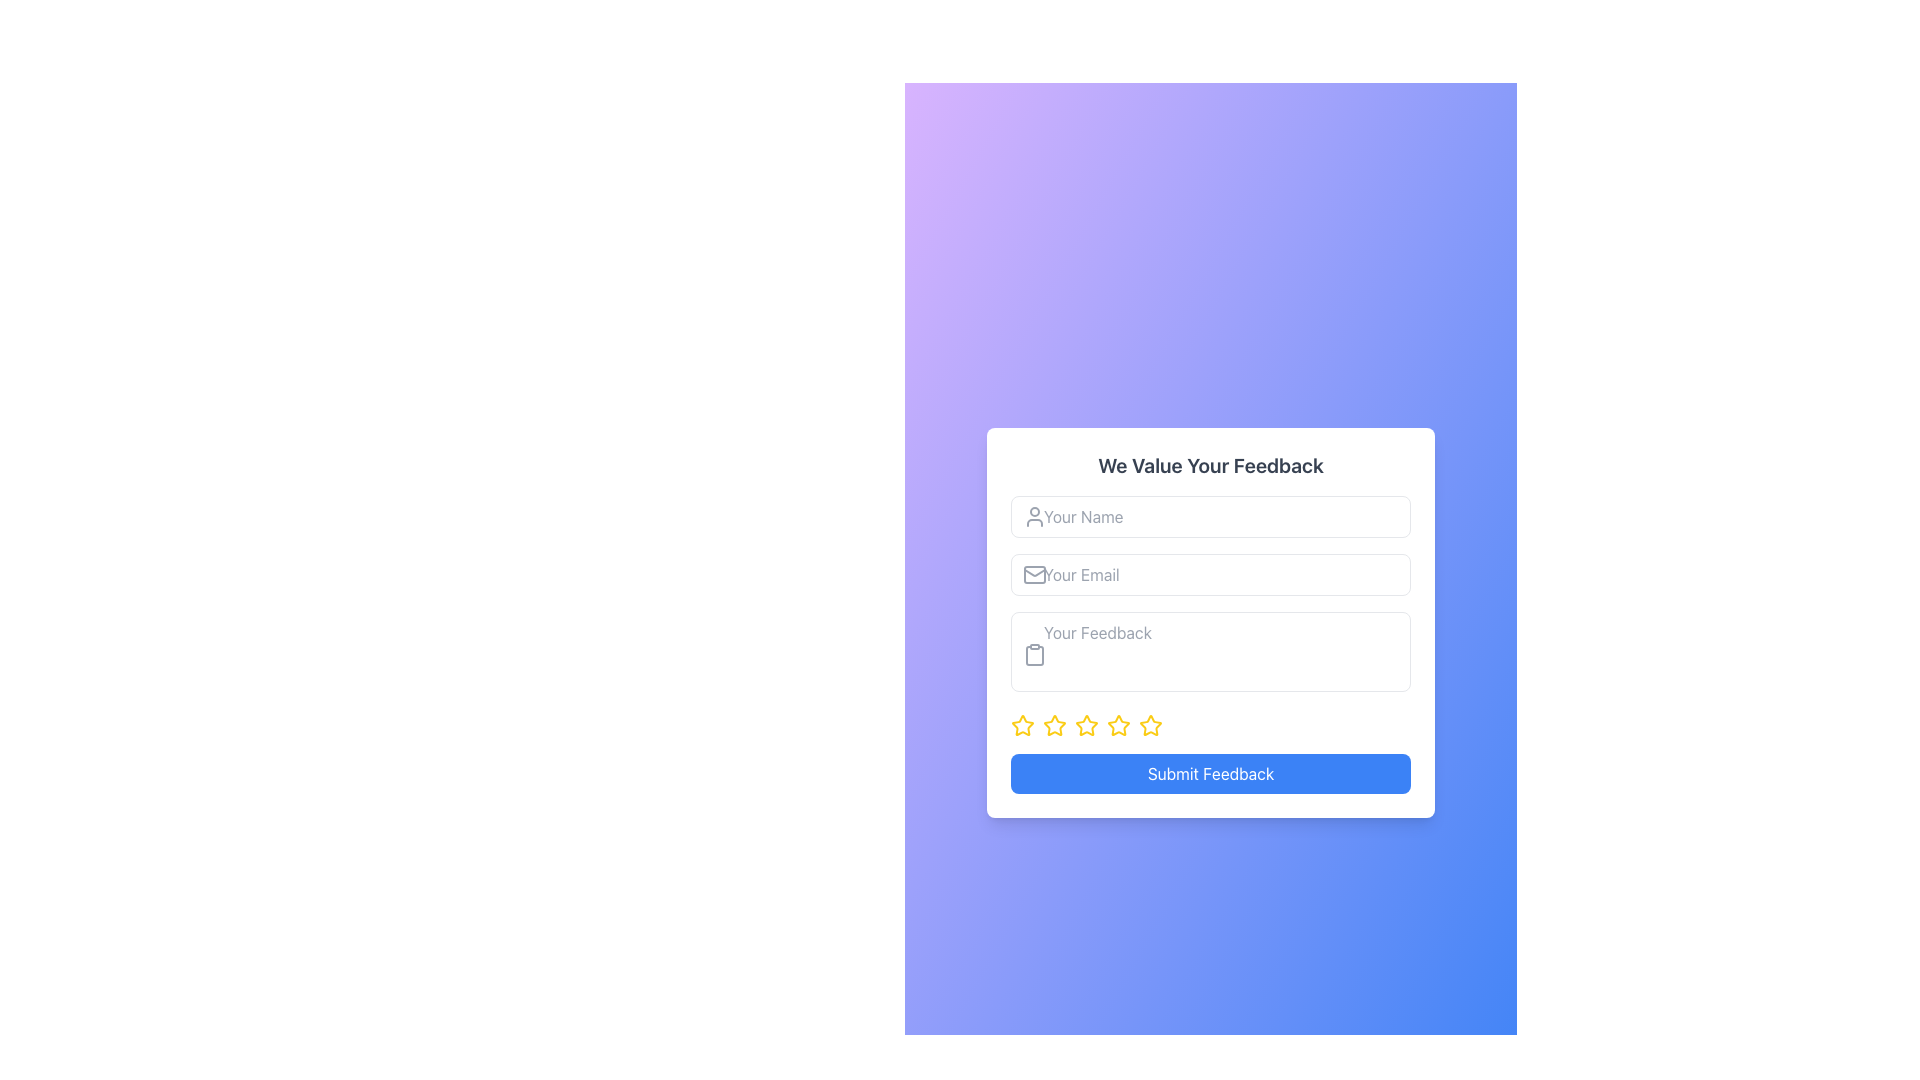 Image resolution: width=1920 pixels, height=1080 pixels. What do you see at coordinates (1117, 725) in the screenshot?
I see `the sixth star icon in the horizontal group of nine star icons to set a rating on the feedback form card` at bounding box center [1117, 725].